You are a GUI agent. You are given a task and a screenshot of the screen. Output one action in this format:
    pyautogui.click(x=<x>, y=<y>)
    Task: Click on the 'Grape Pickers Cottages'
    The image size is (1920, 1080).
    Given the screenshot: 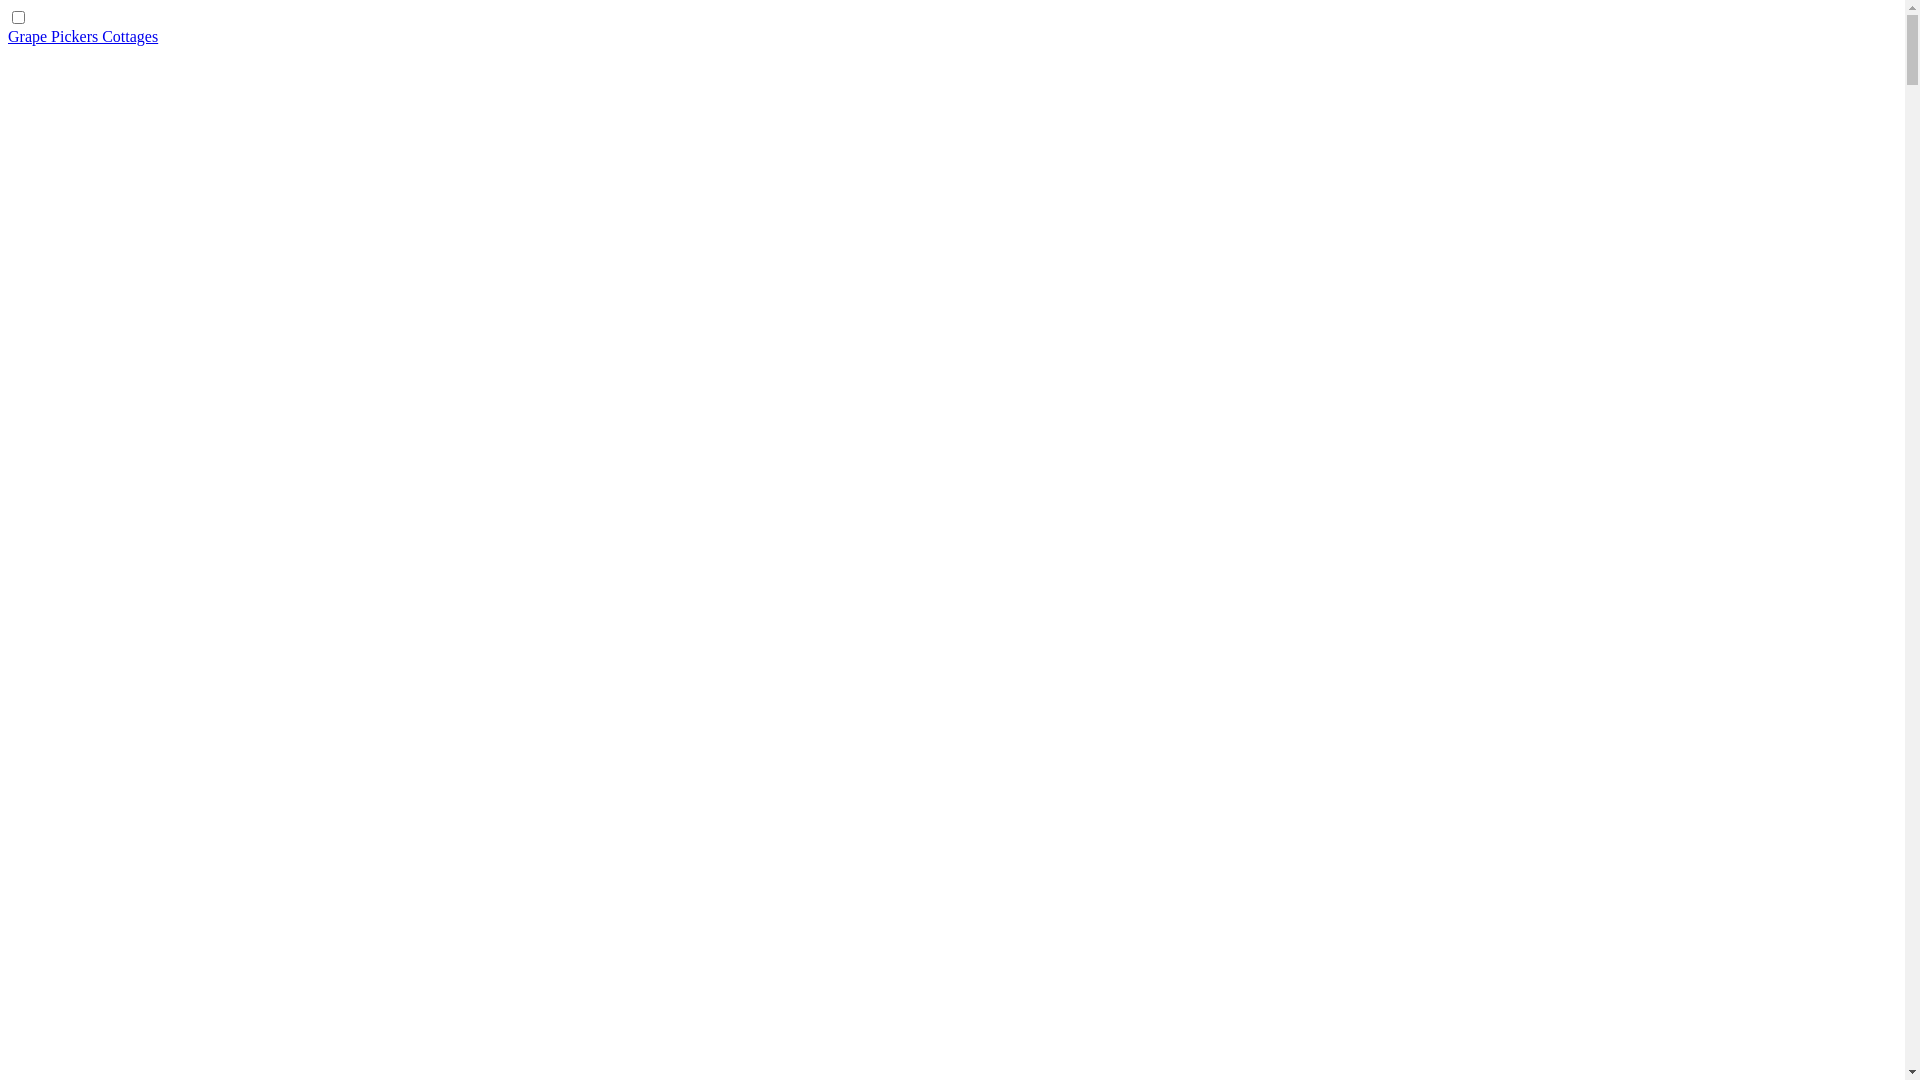 What is the action you would take?
    pyautogui.click(x=81, y=36)
    